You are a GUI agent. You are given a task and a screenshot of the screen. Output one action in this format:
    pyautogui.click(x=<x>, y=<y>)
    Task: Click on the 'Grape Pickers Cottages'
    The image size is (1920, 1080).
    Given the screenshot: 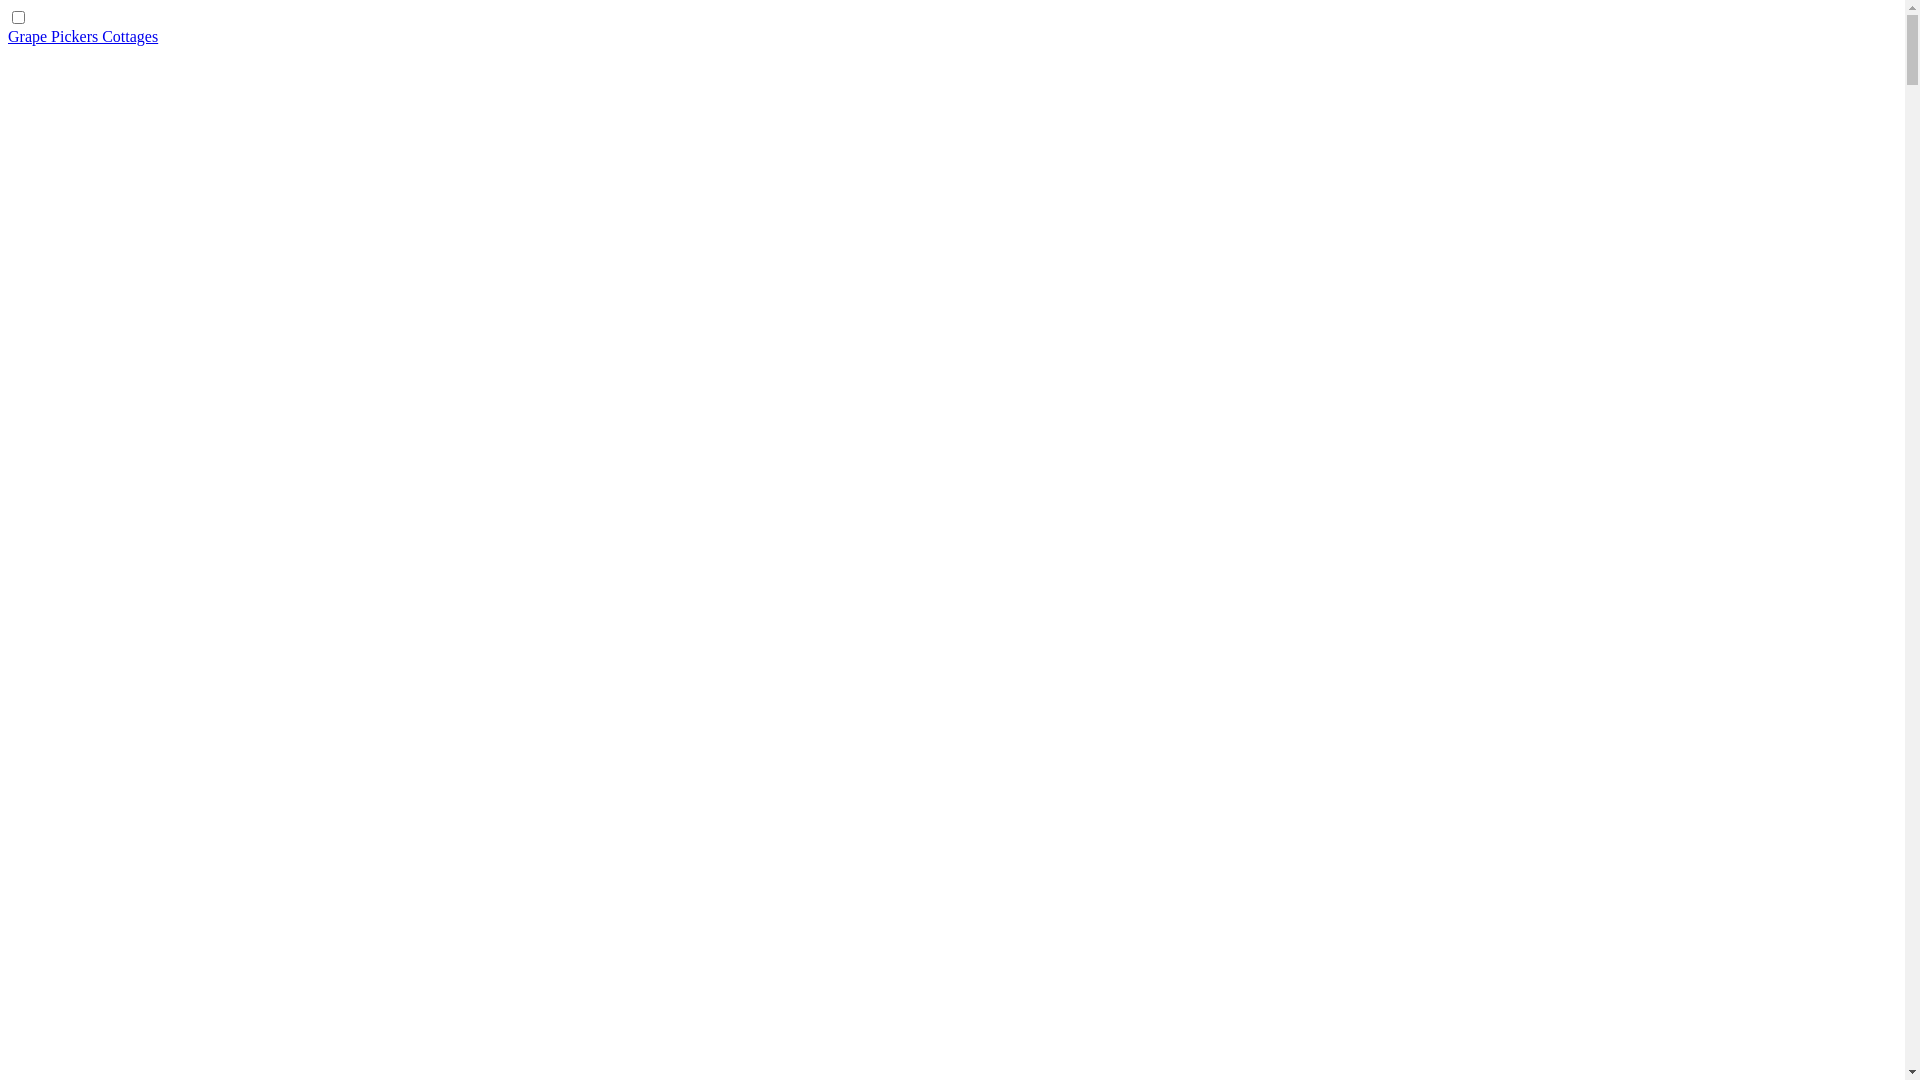 What is the action you would take?
    pyautogui.click(x=81, y=36)
    